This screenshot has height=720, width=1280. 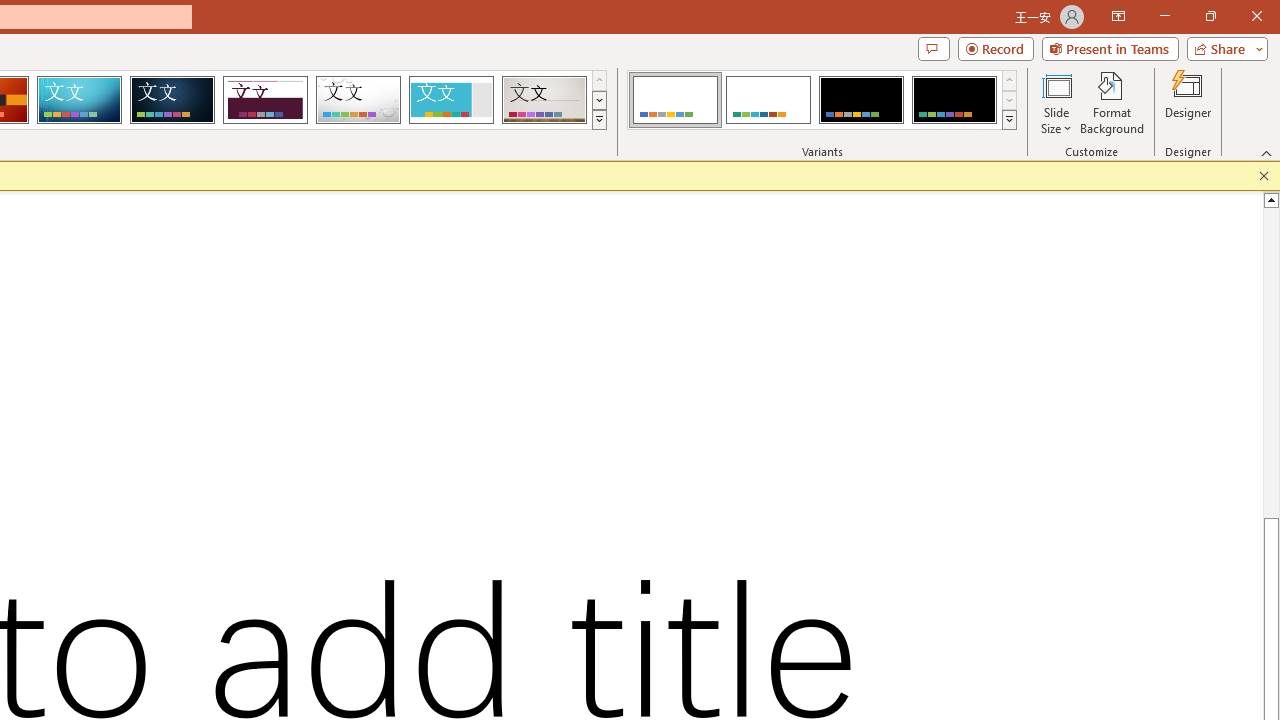 I want to click on 'Droplet', so click(x=358, y=100).